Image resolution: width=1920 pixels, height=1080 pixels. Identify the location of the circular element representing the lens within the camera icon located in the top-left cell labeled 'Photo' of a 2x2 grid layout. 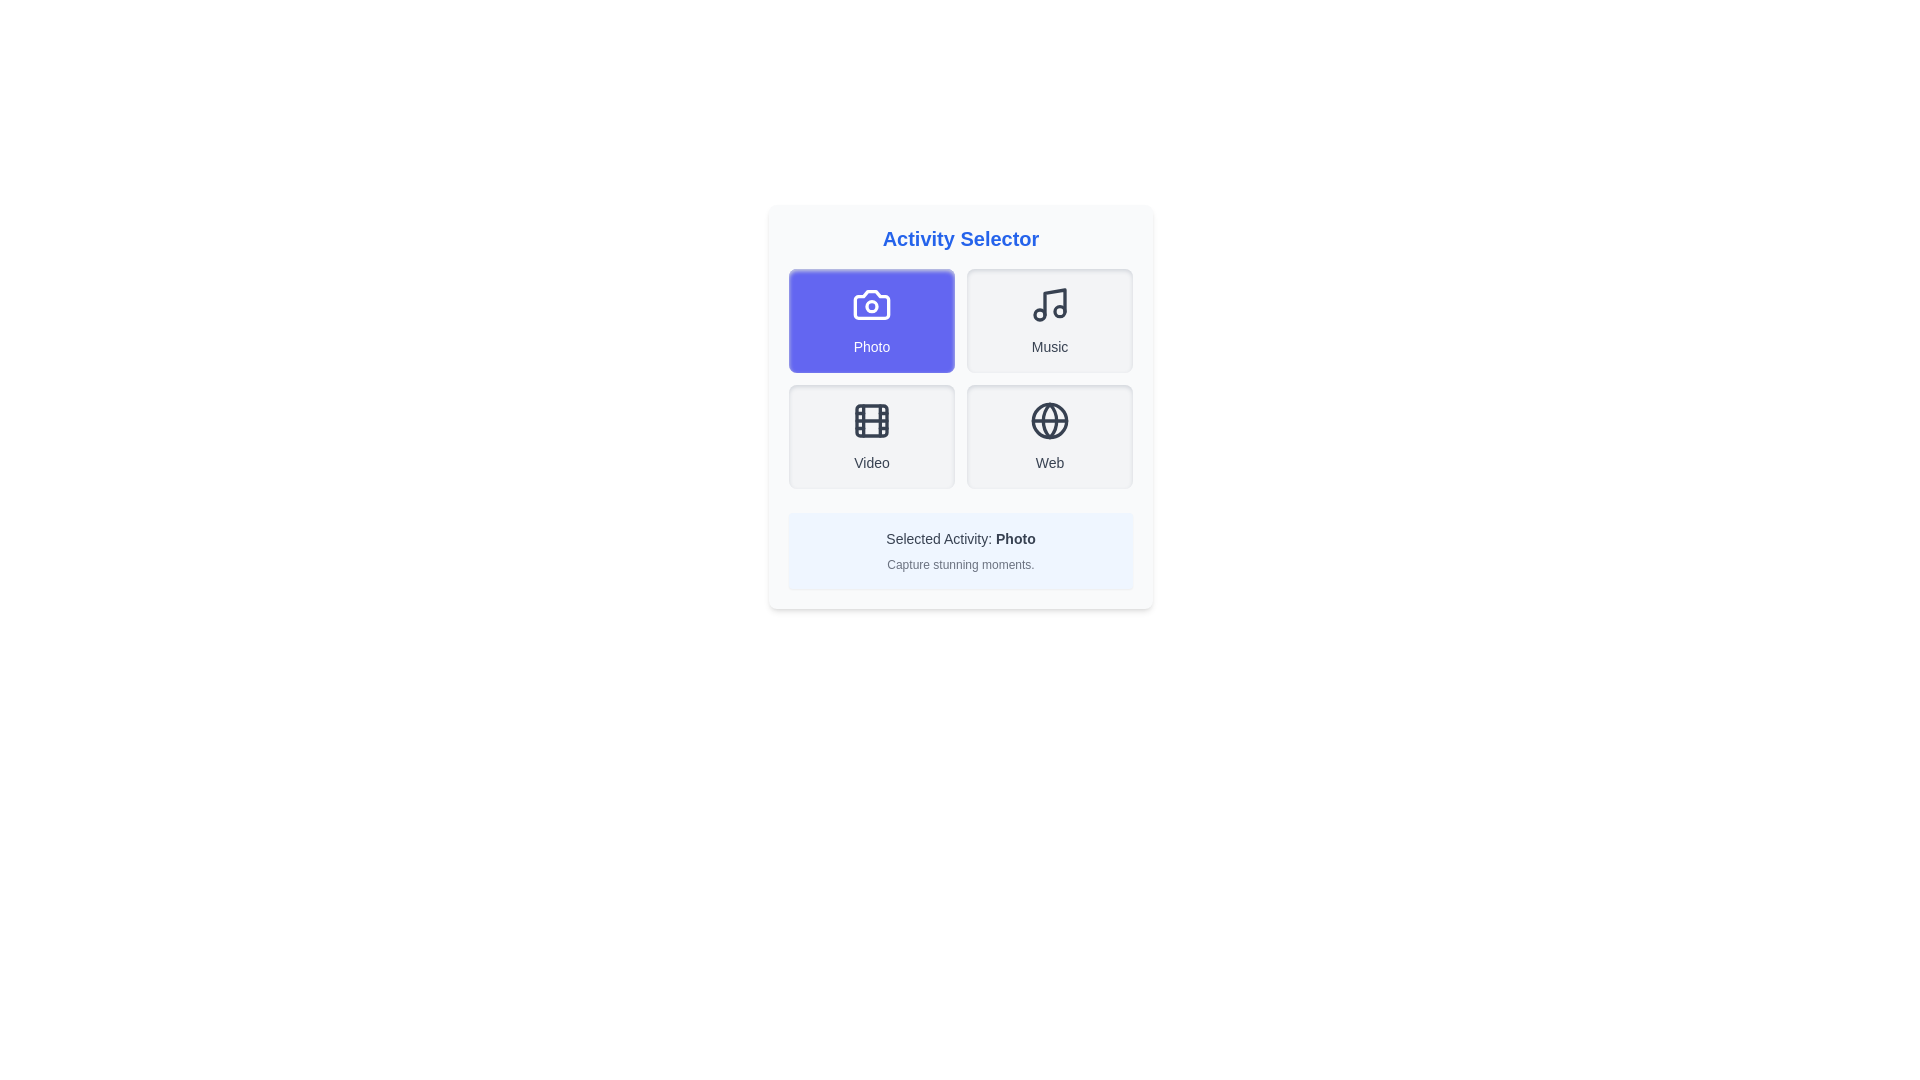
(872, 305).